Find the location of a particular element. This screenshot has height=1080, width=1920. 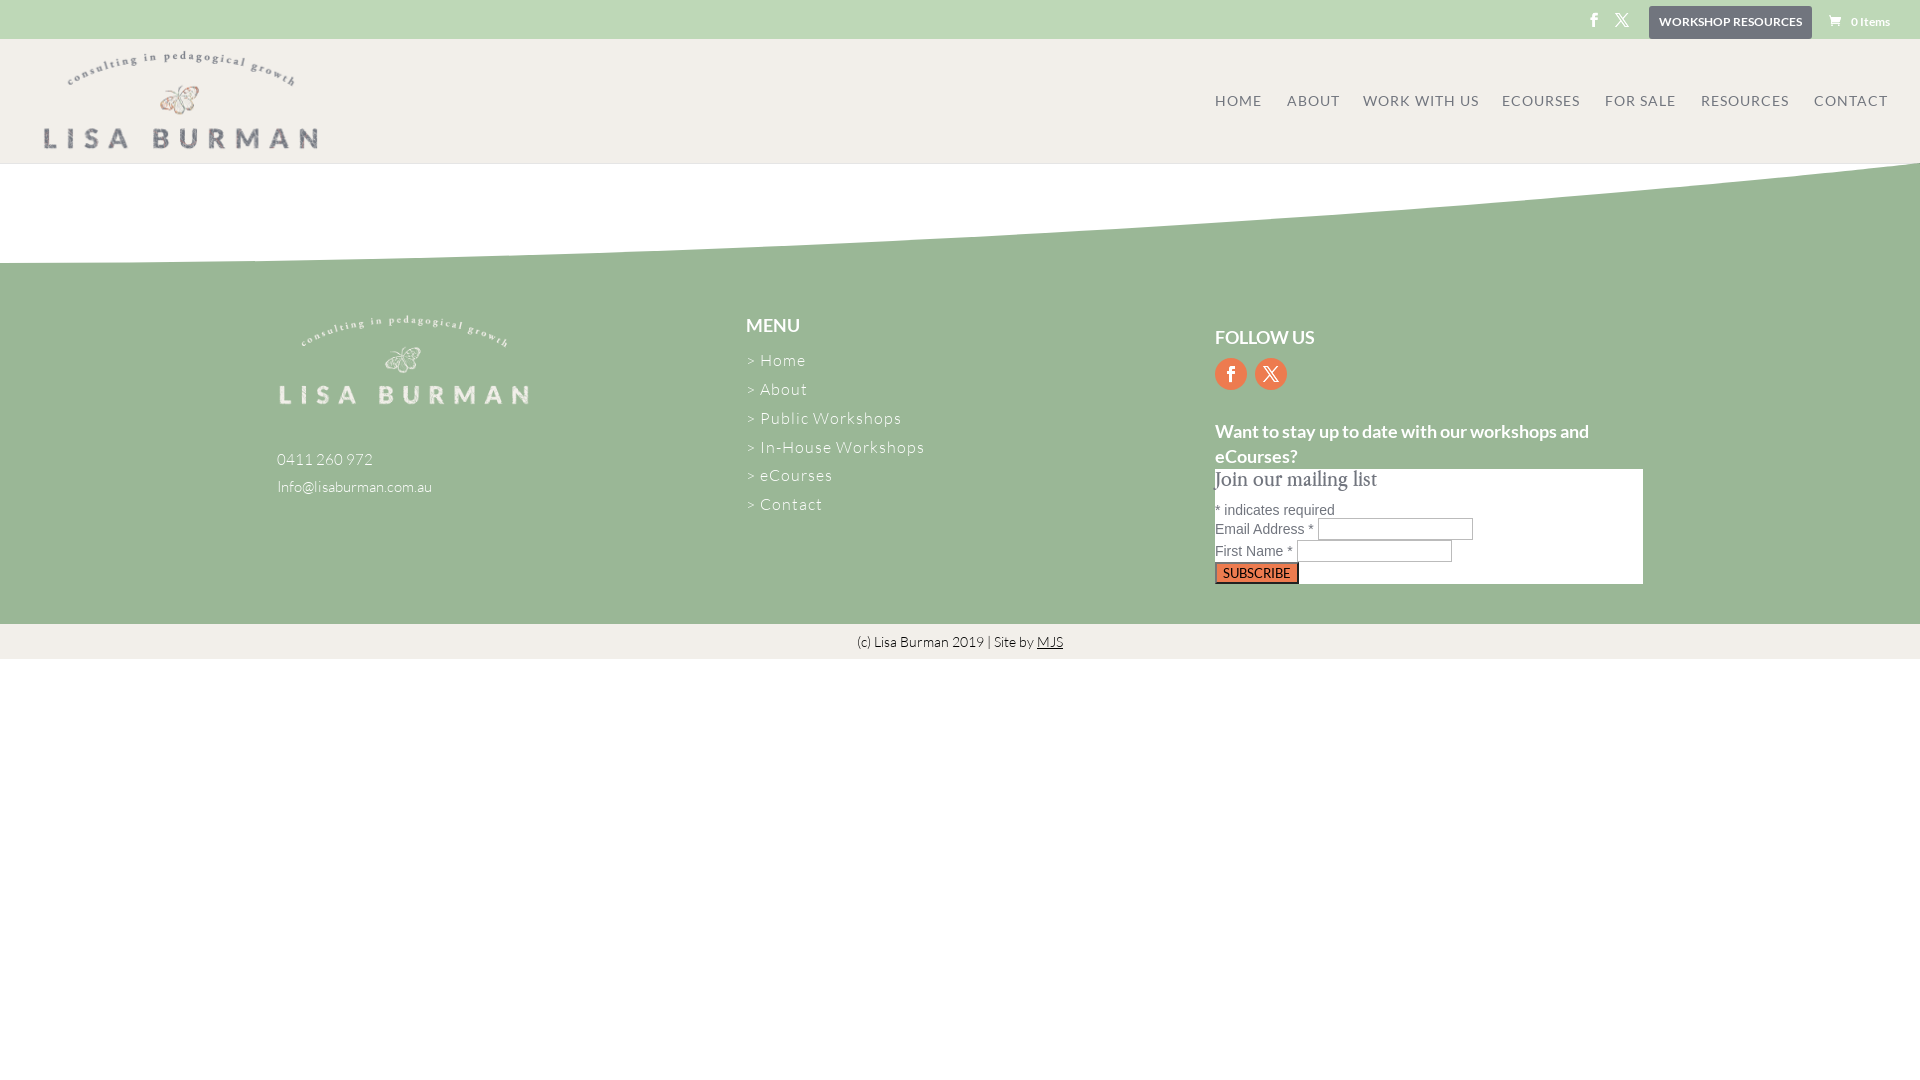

'Follow on Twitter' is located at coordinates (1270, 374).